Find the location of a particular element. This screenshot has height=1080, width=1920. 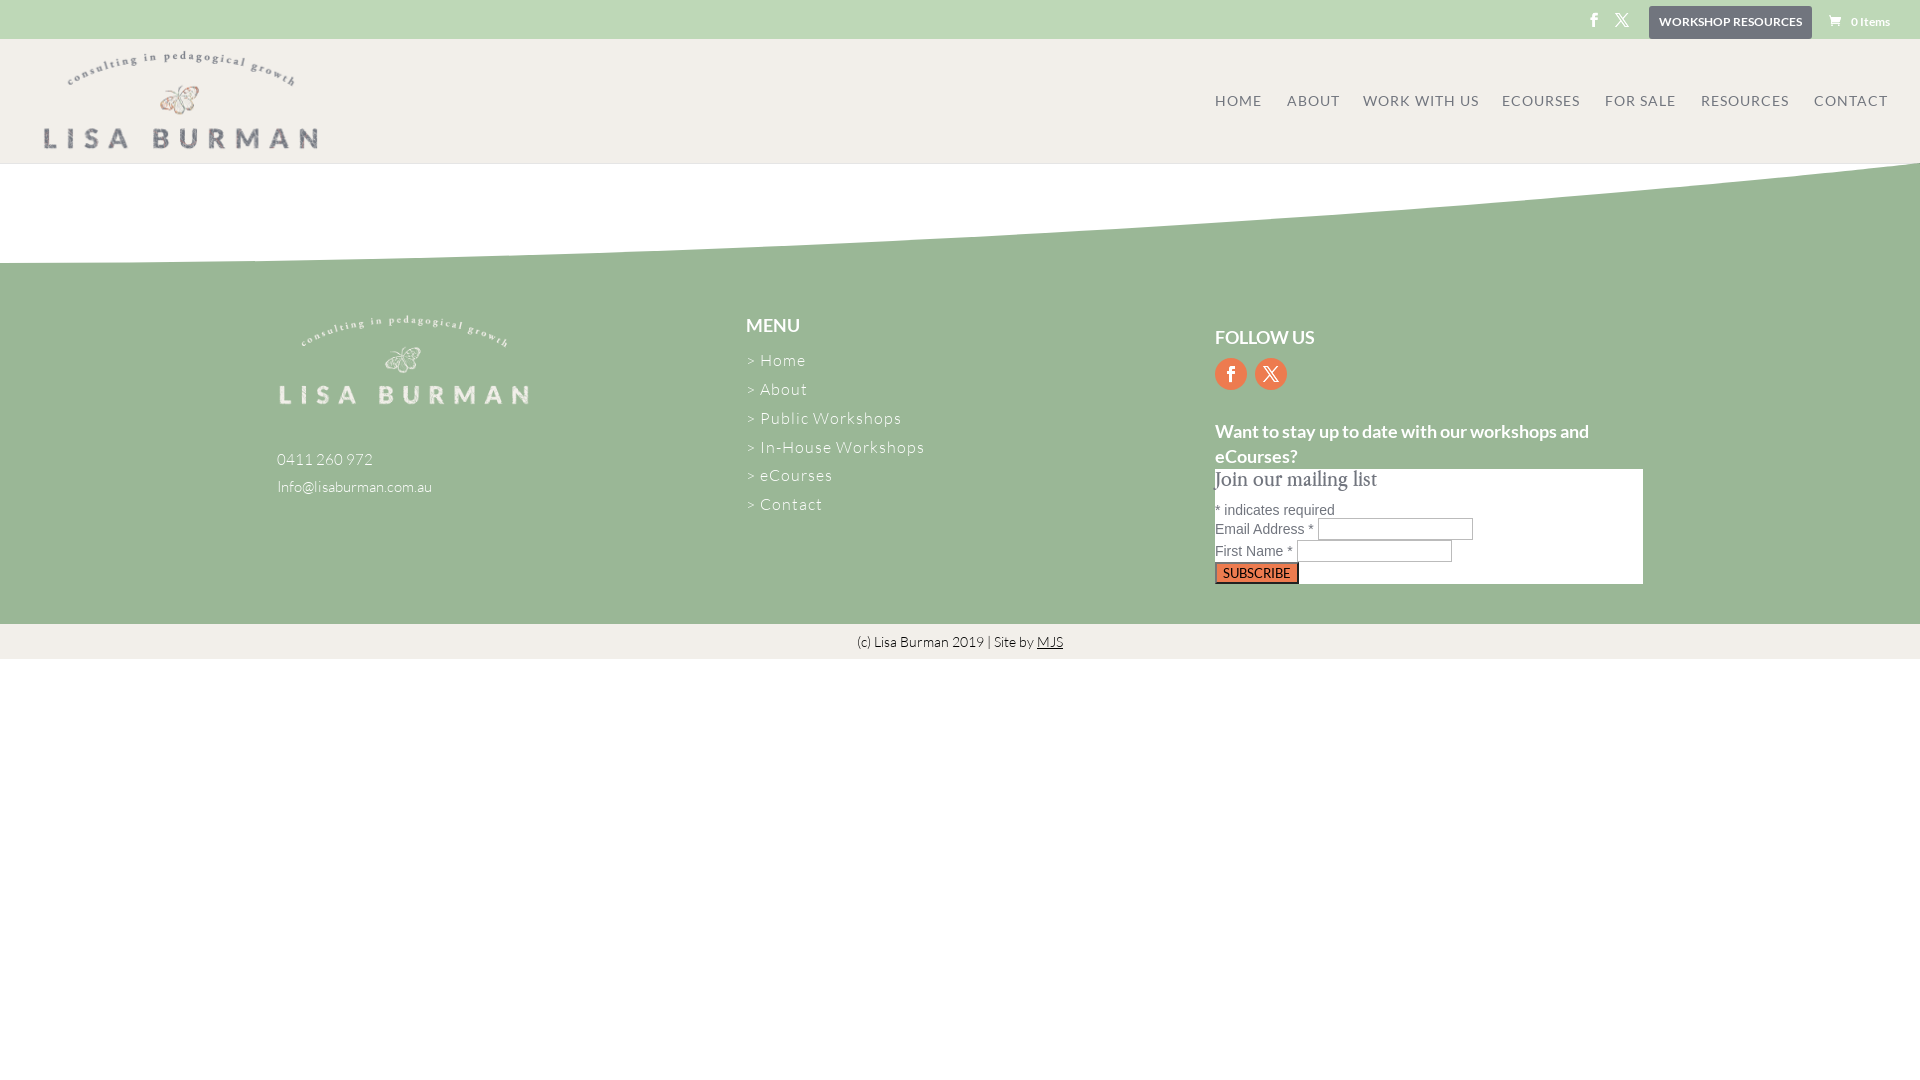

'Follow on Twitter' is located at coordinates (1270, 374).